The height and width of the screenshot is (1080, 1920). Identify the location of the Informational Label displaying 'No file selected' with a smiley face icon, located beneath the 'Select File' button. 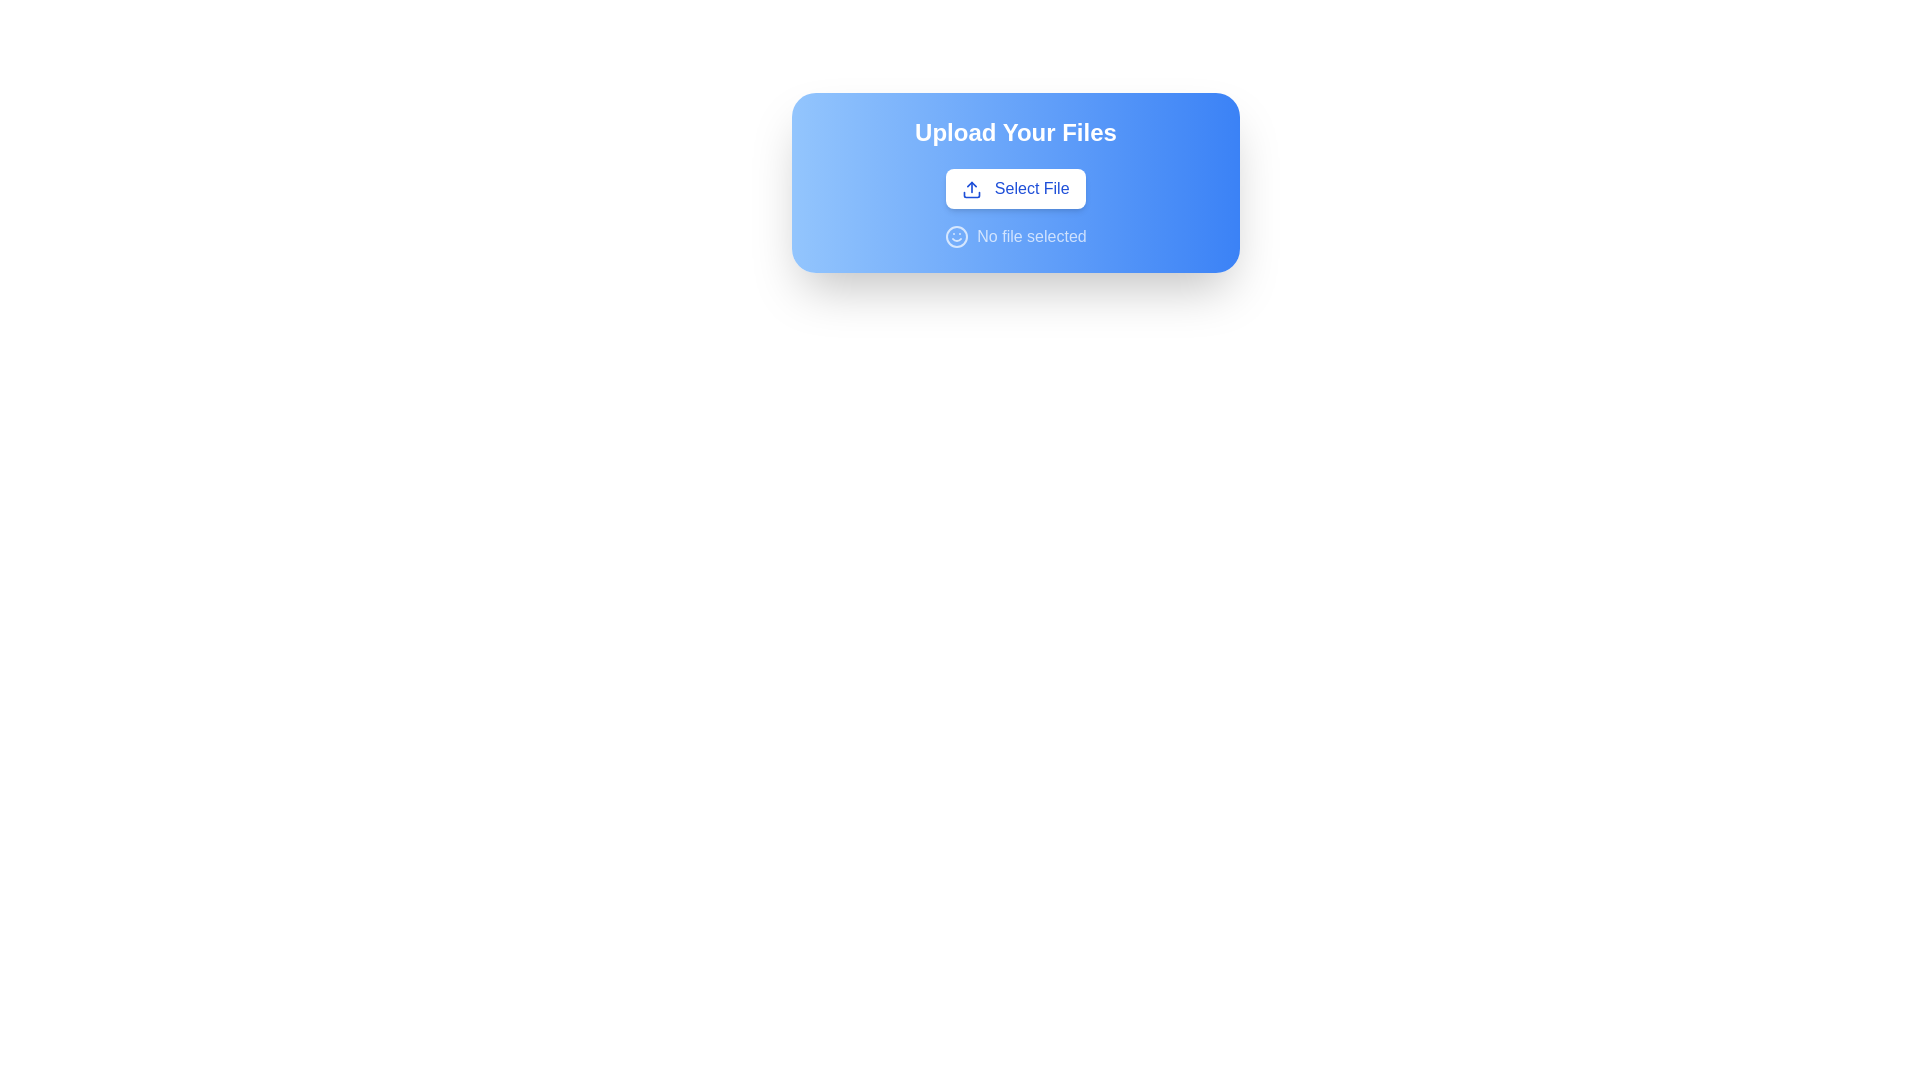
(1016, 235).